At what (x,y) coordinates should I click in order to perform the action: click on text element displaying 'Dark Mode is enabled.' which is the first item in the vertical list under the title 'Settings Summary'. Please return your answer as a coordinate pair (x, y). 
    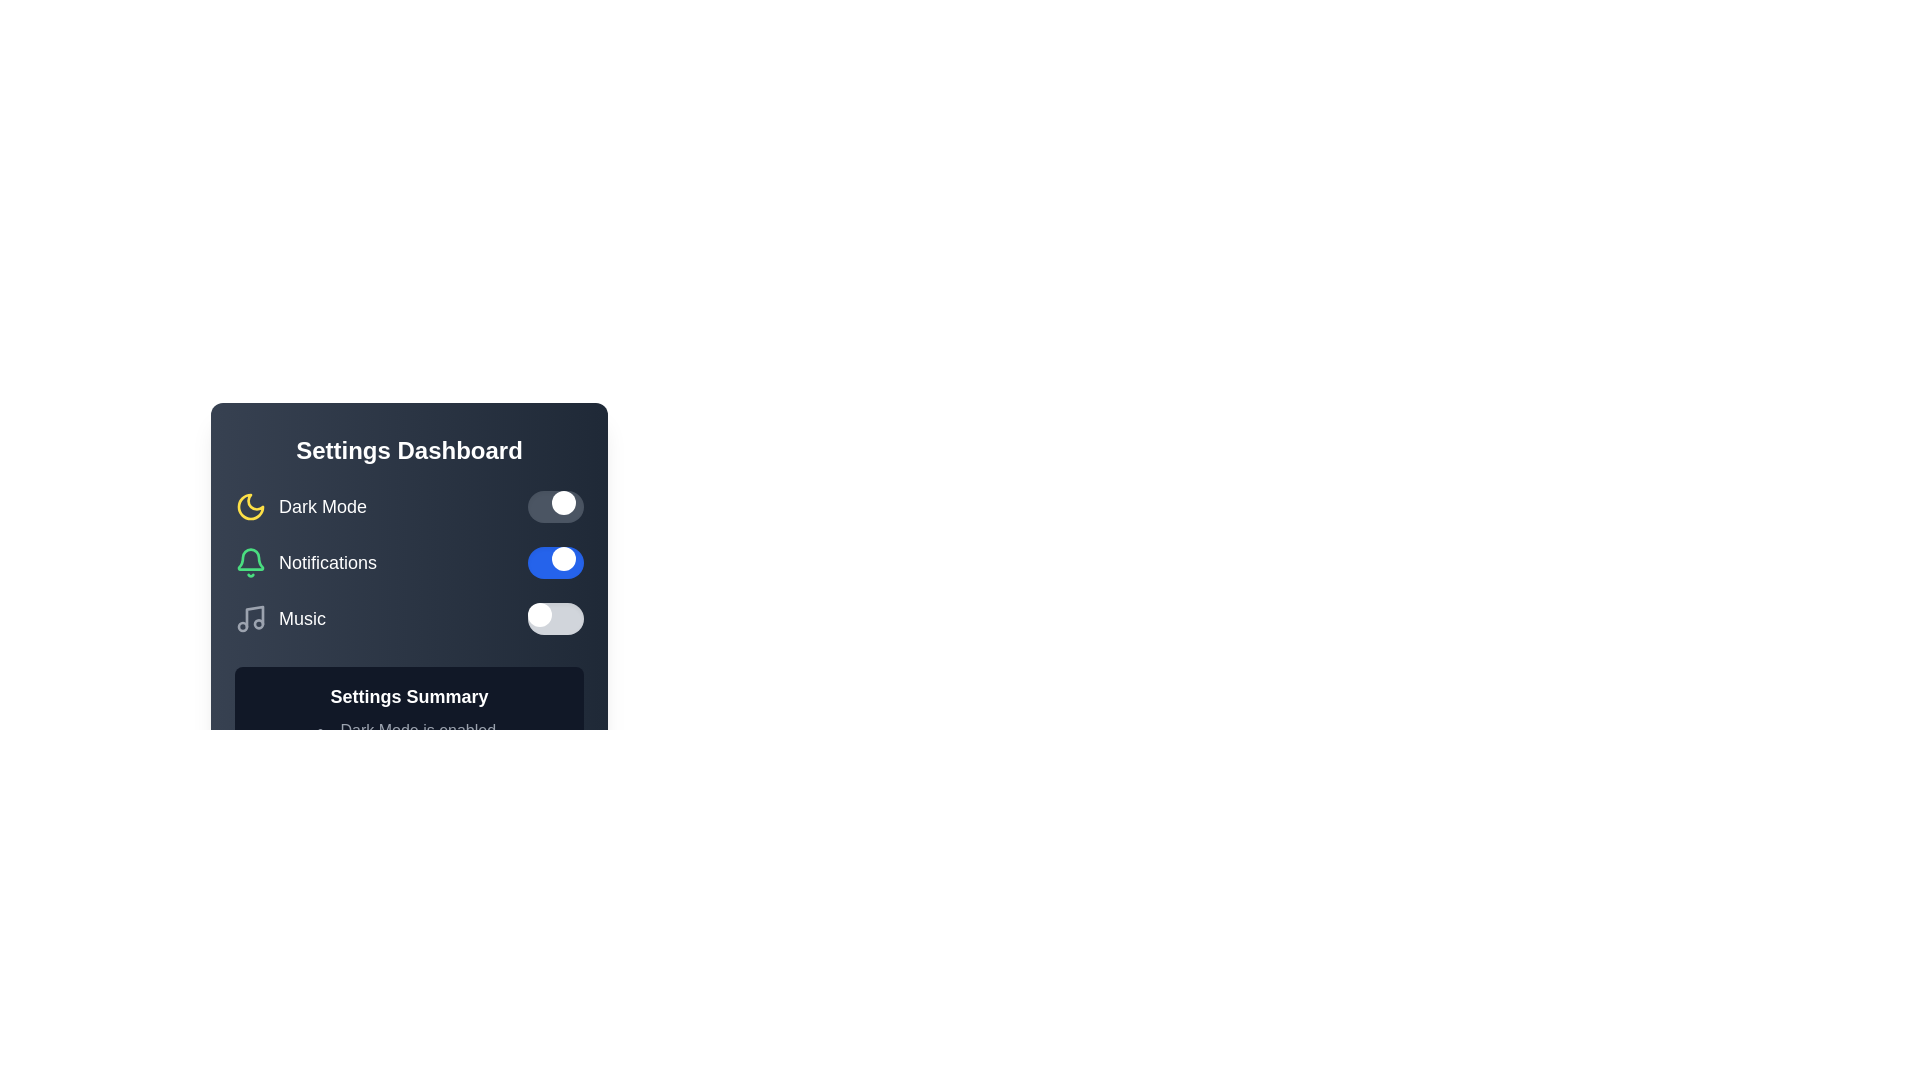
    Looking at the image, I should click on (408, 731).